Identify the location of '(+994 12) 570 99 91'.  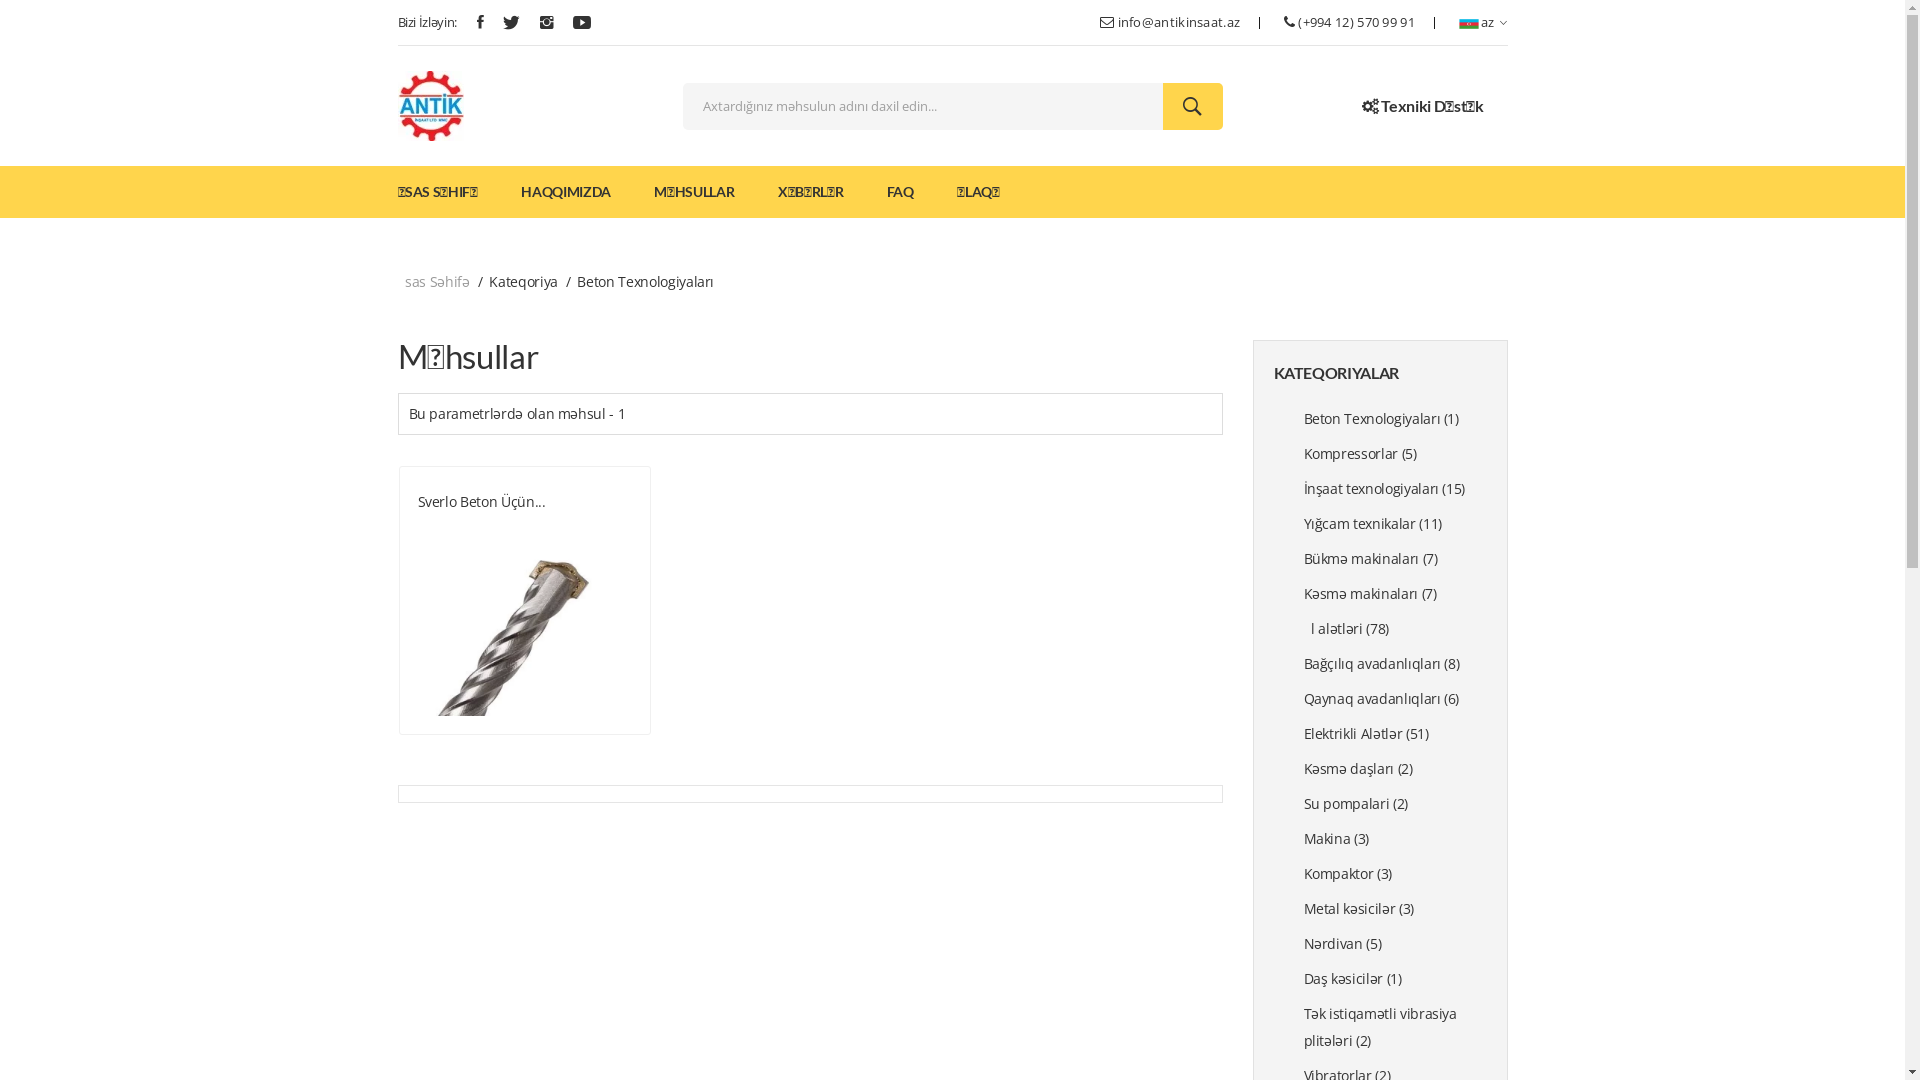
(1356, 22).